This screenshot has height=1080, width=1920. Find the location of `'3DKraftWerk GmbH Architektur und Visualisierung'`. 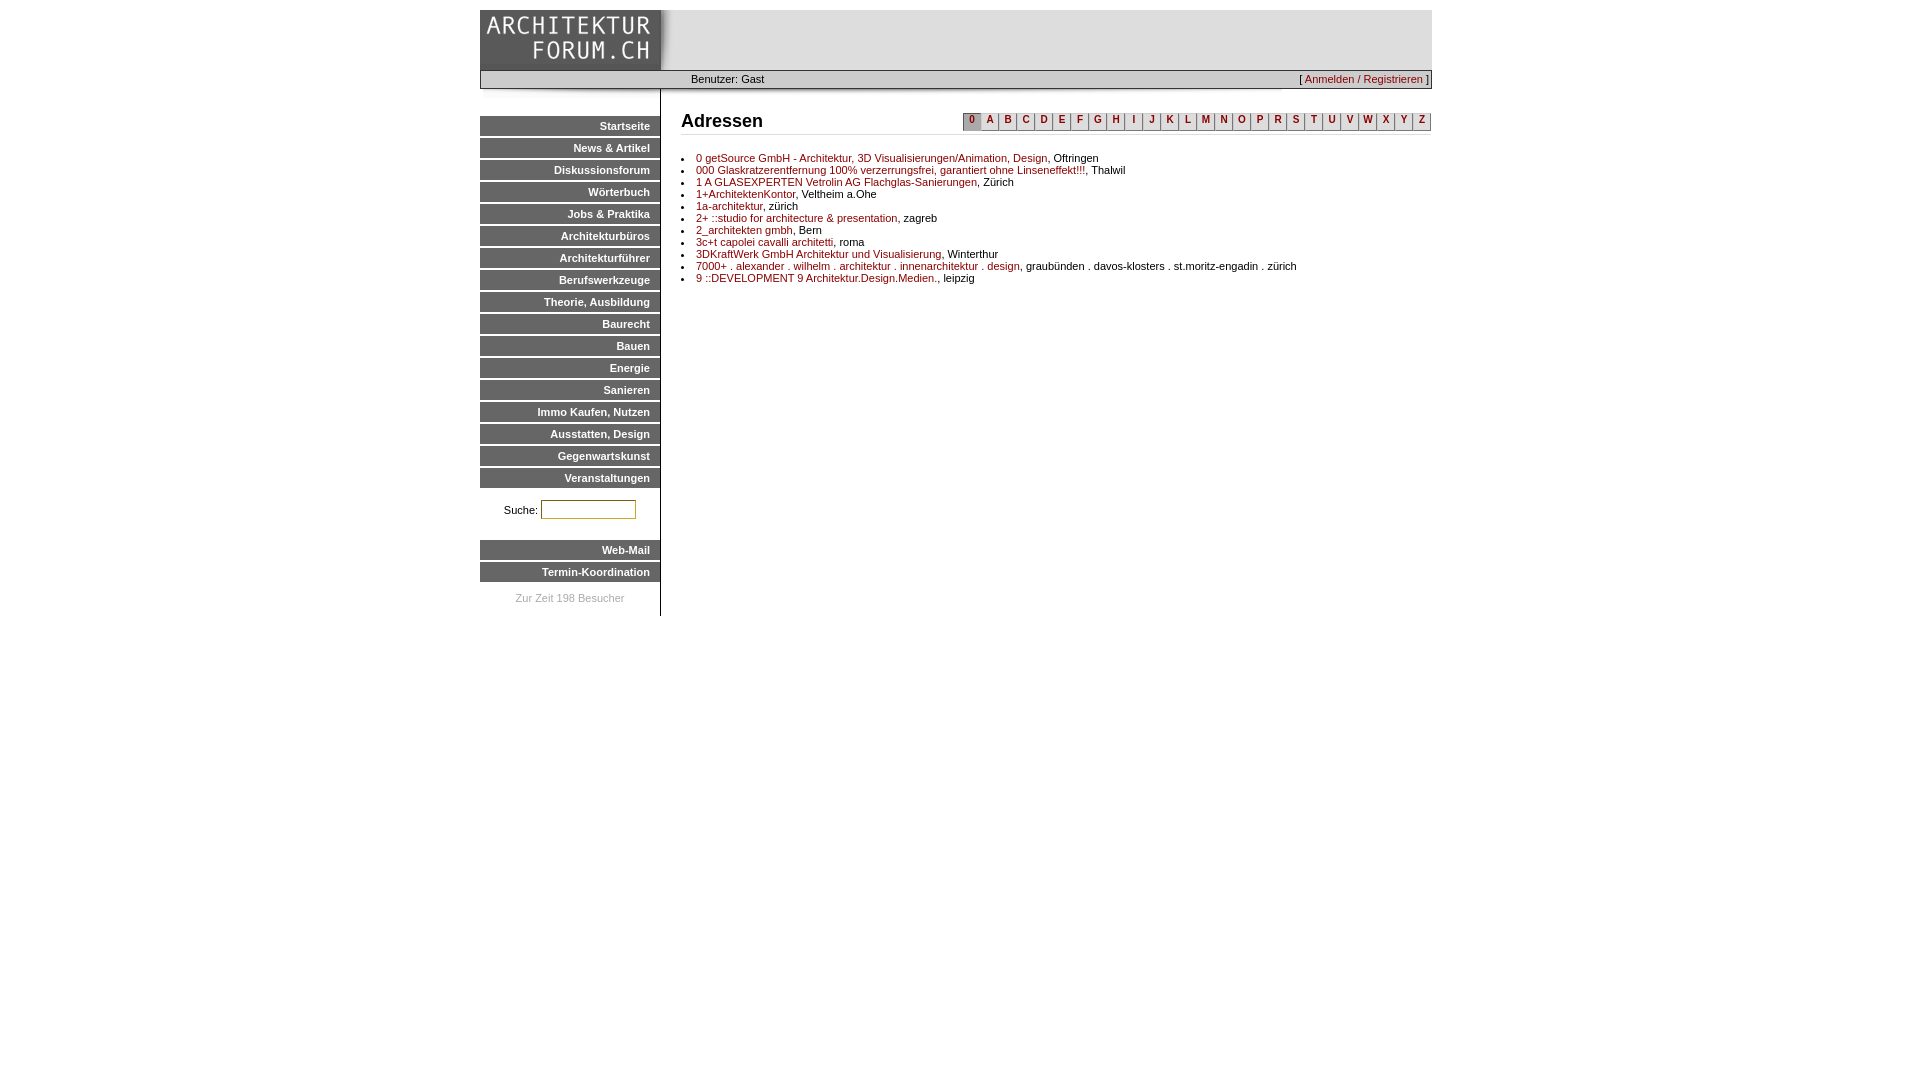

'3DKraftWerk GmbH Architektur und Visualisierung' is located at coordinates (818, 253).